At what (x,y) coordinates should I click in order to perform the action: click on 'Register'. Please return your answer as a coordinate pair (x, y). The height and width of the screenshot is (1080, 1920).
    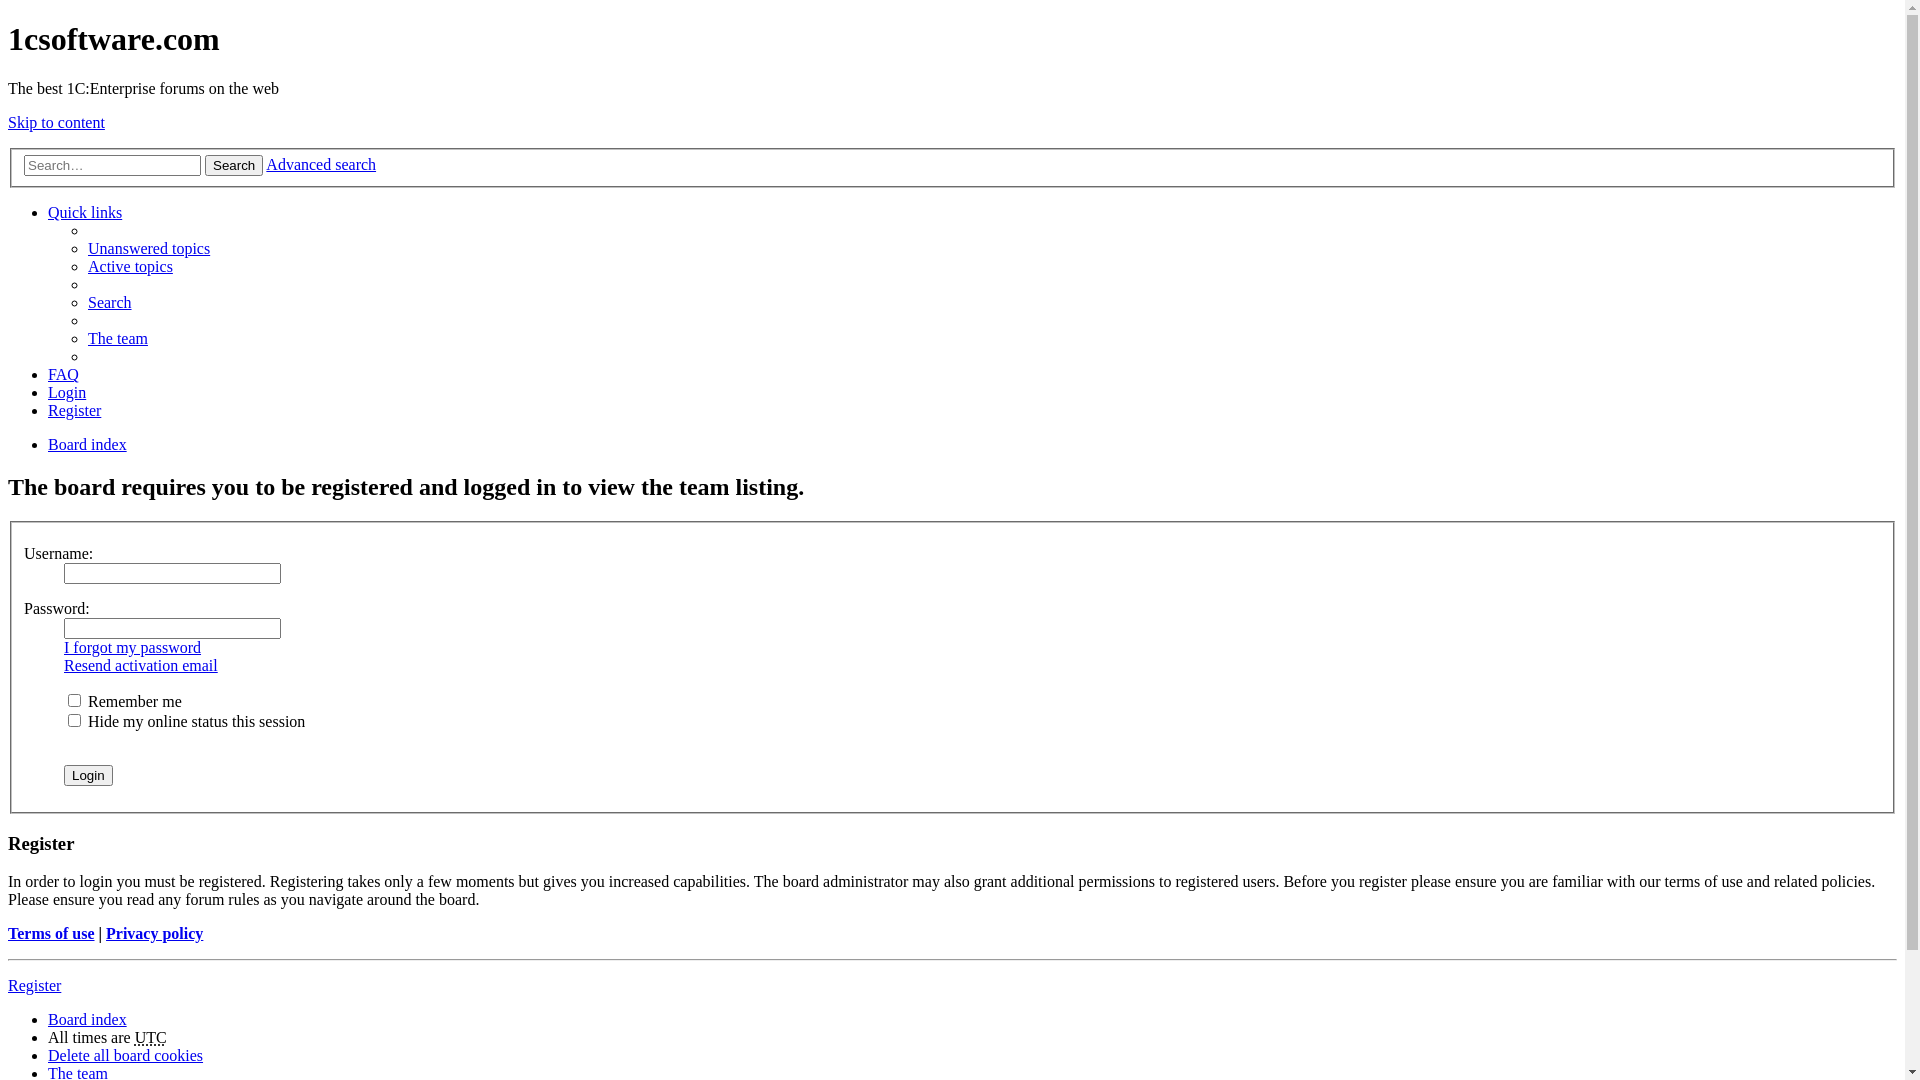
    Looking at the image, I should click on (74, 409).